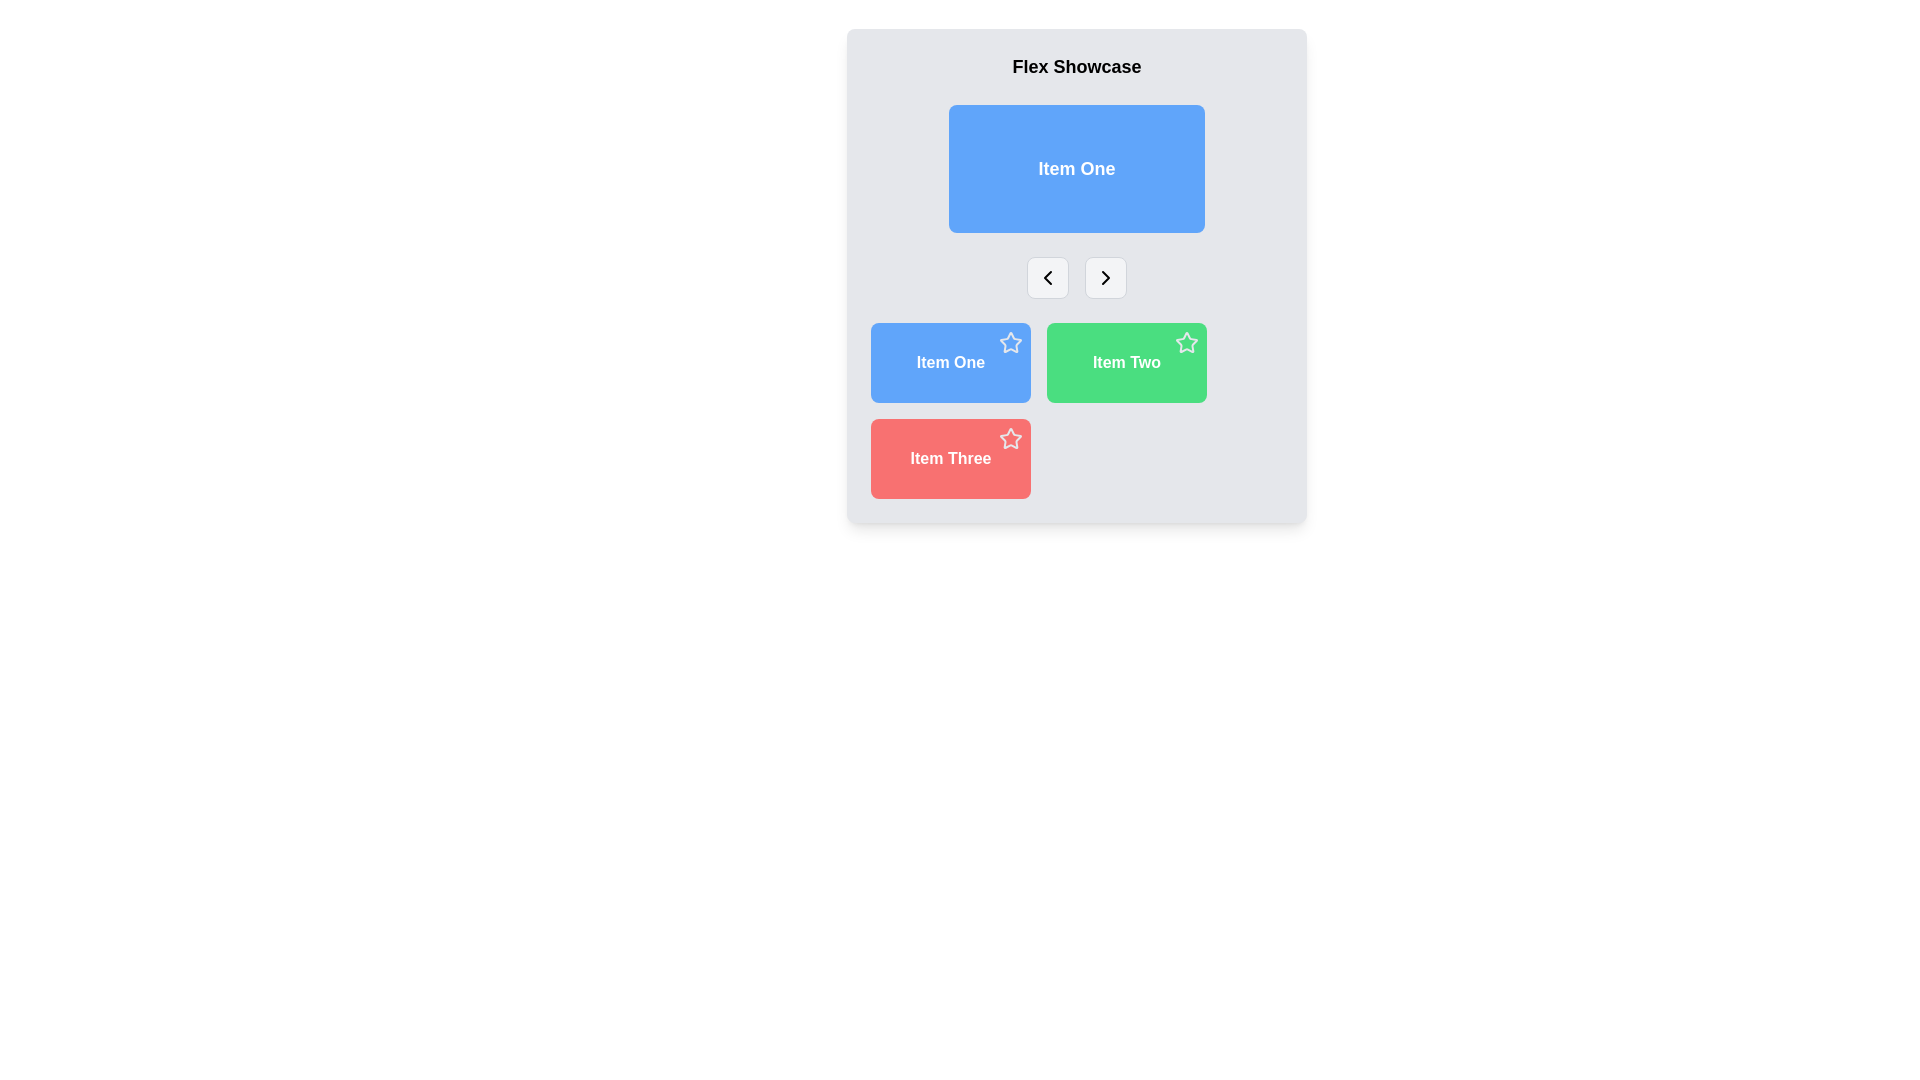 The height and width of the screenshot is (1080, 1920). Describe the element at coordinates (1046, 277) in the screenshot. I see `the left navigation button located under the central 'Item One' card` at that location.